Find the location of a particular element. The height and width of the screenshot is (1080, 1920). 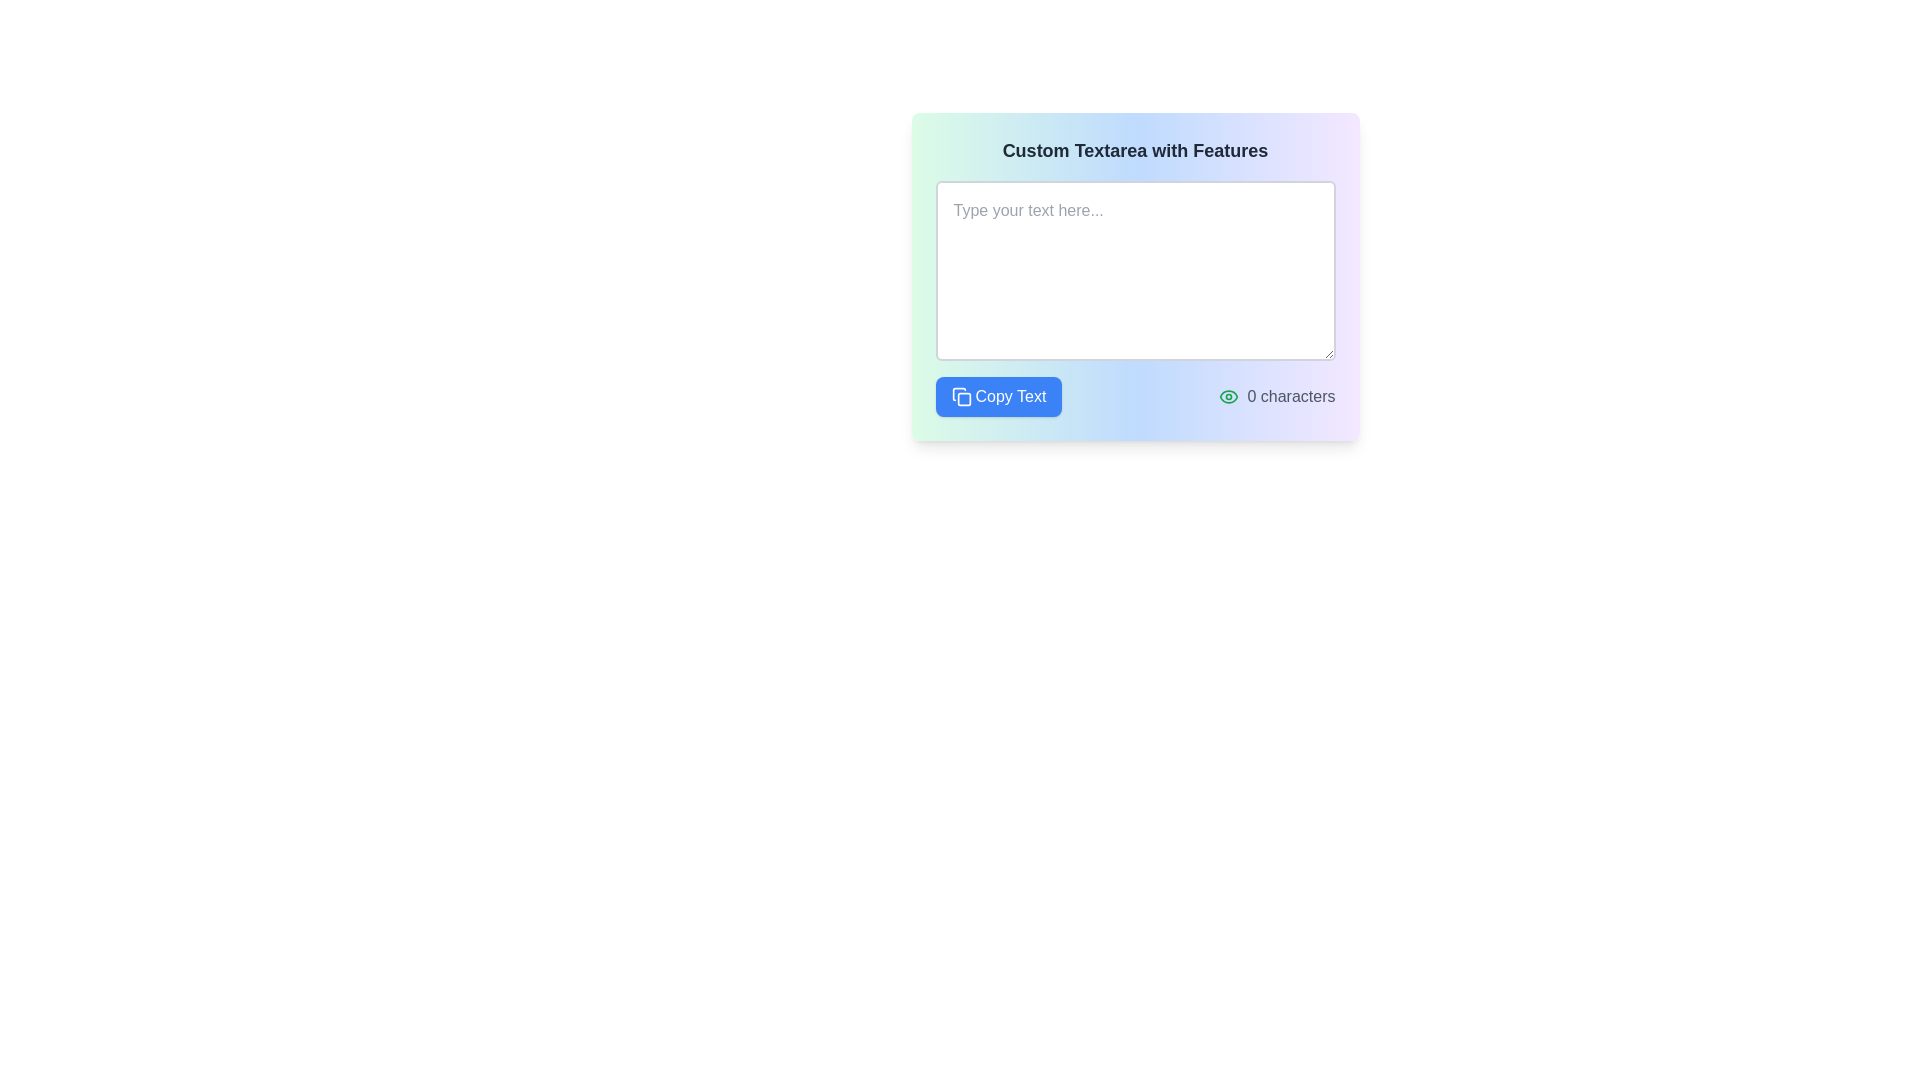

the eye icon, which is styled to resemble an eye with a green stroke, positioned directly to the left of the character count label showing '0 characters' is located at coordinates (1228, 397).